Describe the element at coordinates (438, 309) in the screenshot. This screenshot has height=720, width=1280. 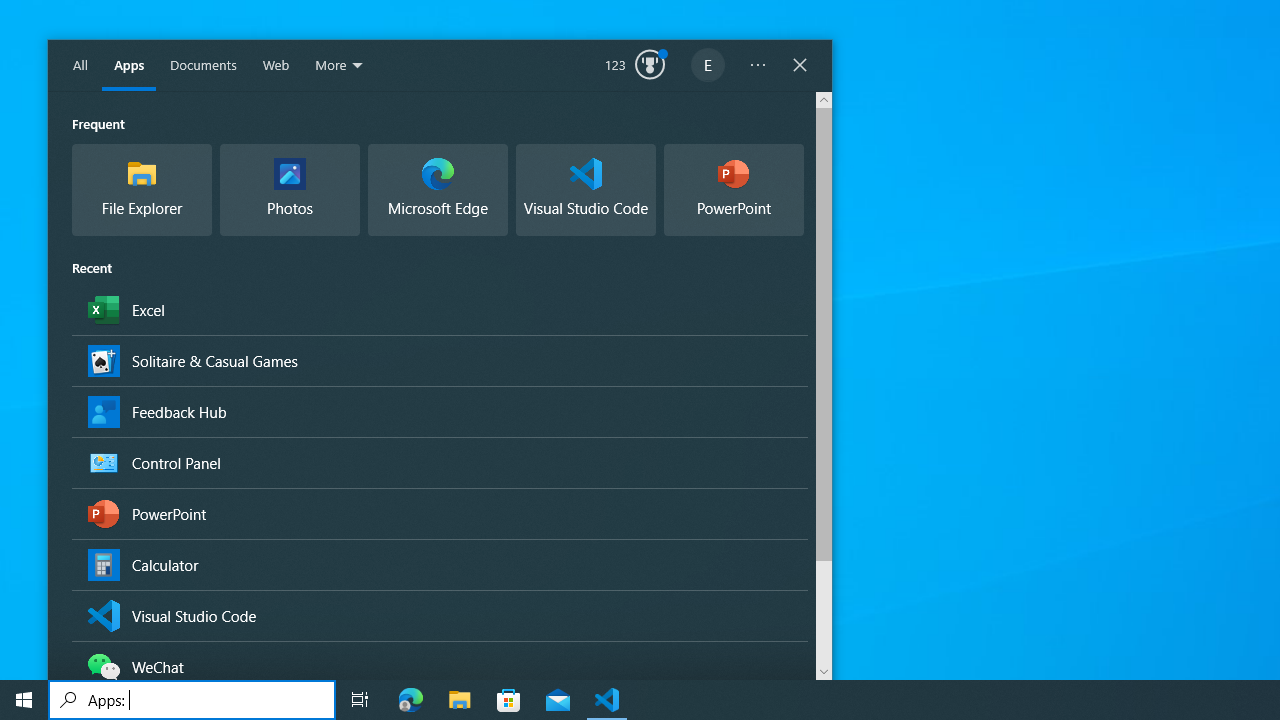
I see `'Recent Group,Excel, App'` at that location.